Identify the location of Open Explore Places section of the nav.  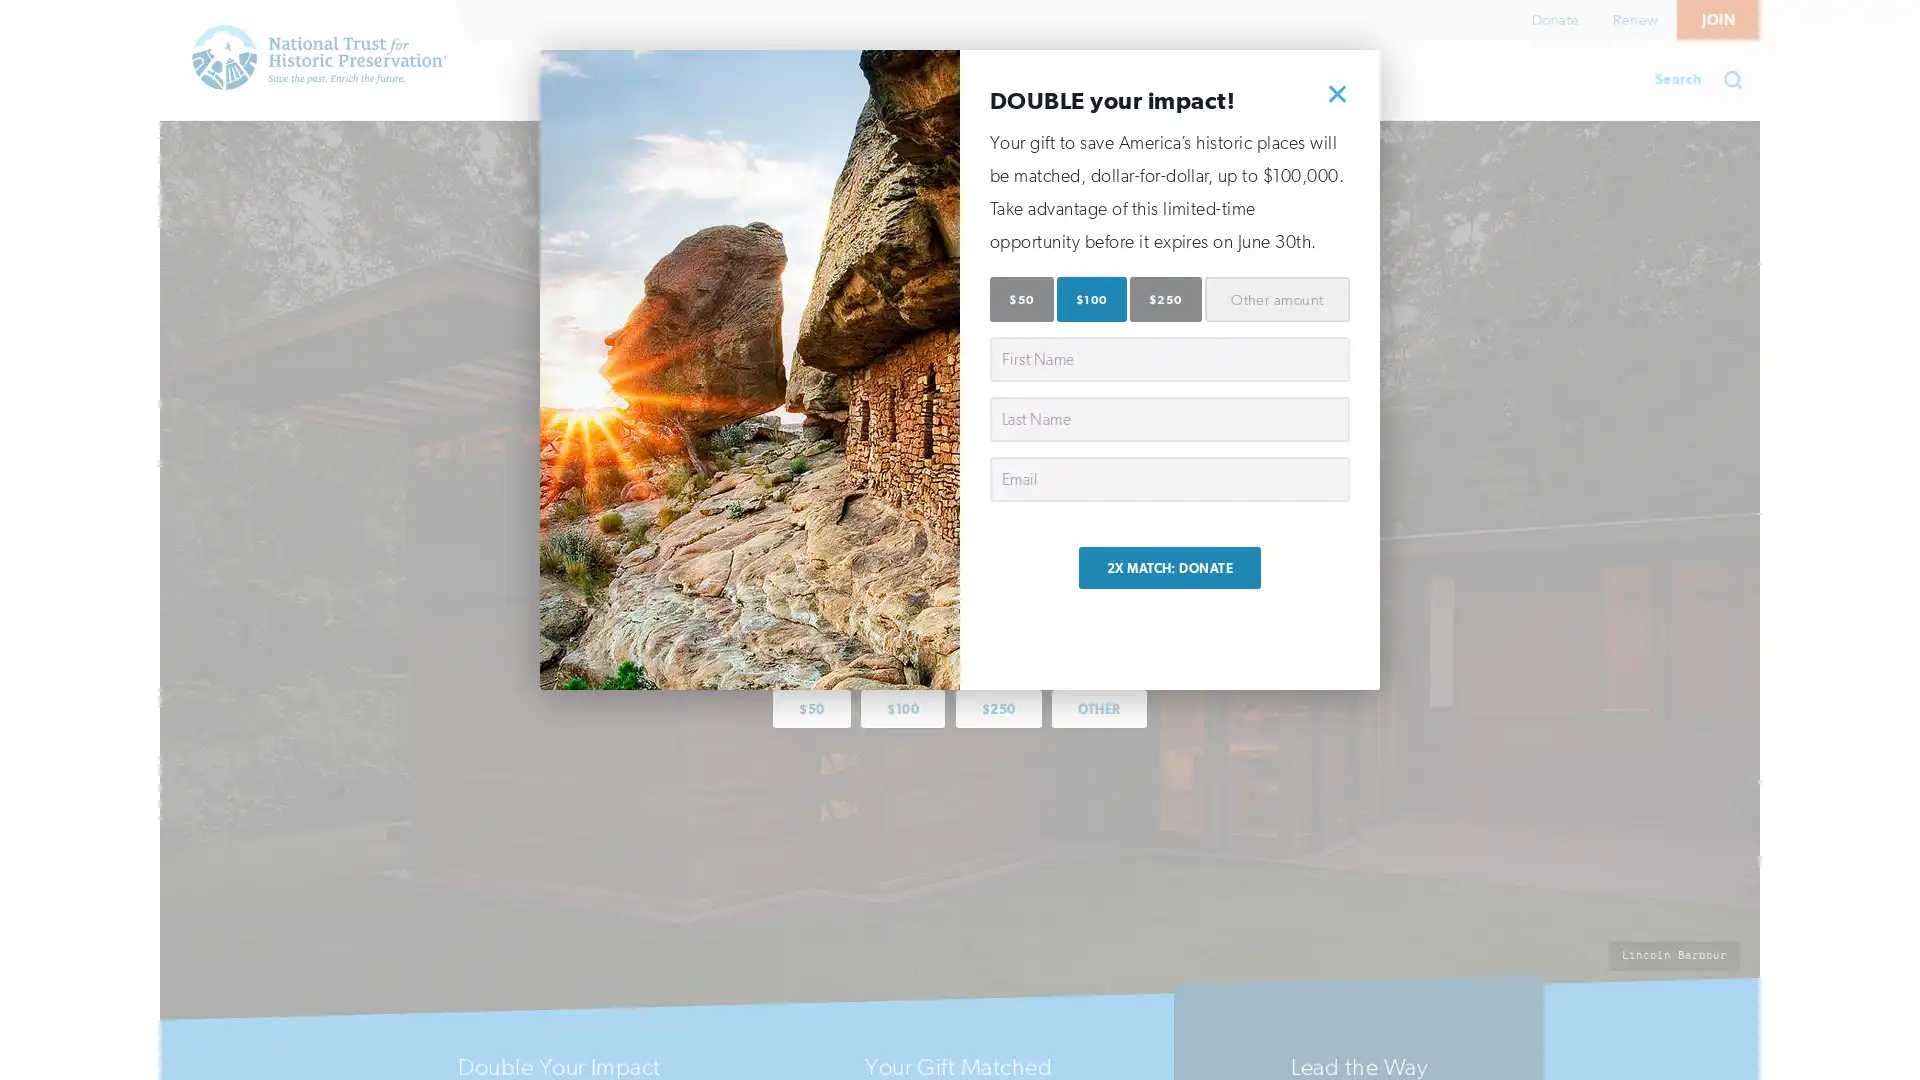
(795, 79).